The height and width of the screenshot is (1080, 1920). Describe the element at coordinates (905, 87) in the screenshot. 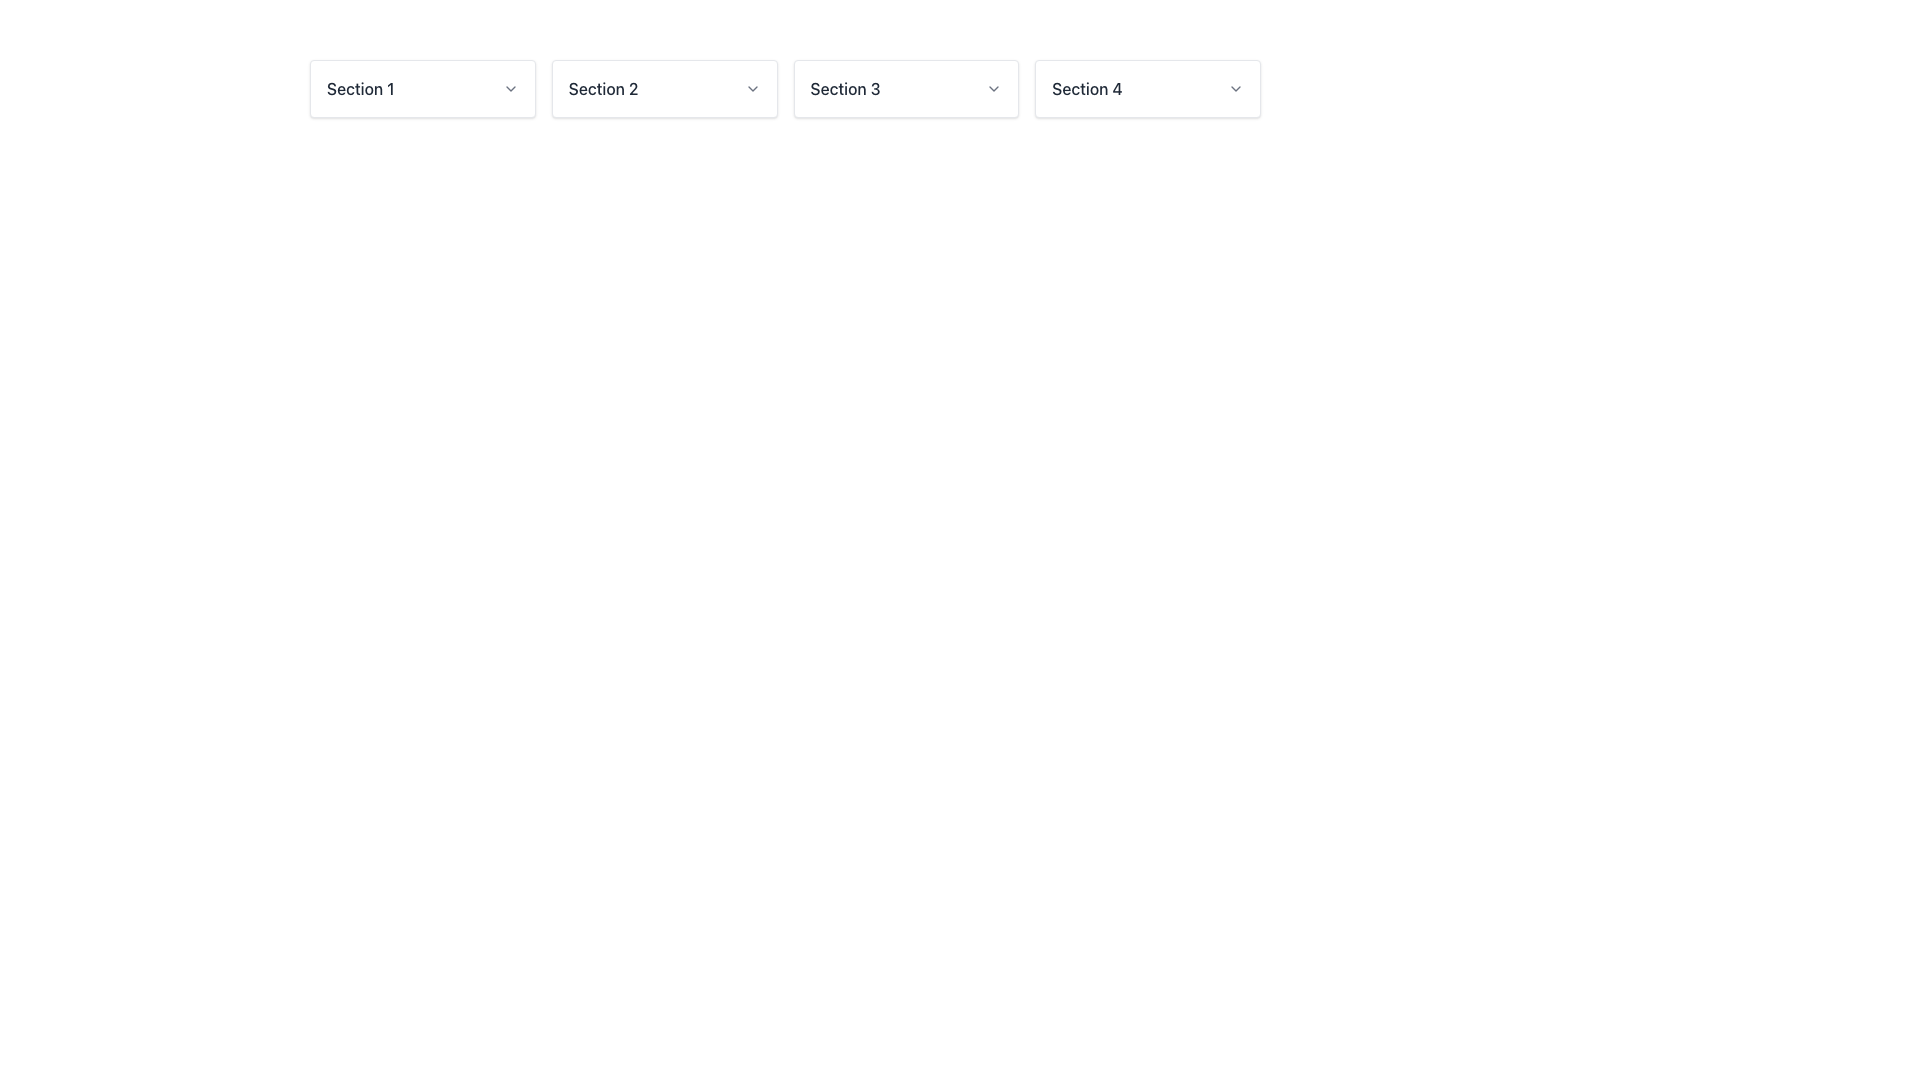

I see `the Dropdown menu trigger for 'Section 3'` at that location.